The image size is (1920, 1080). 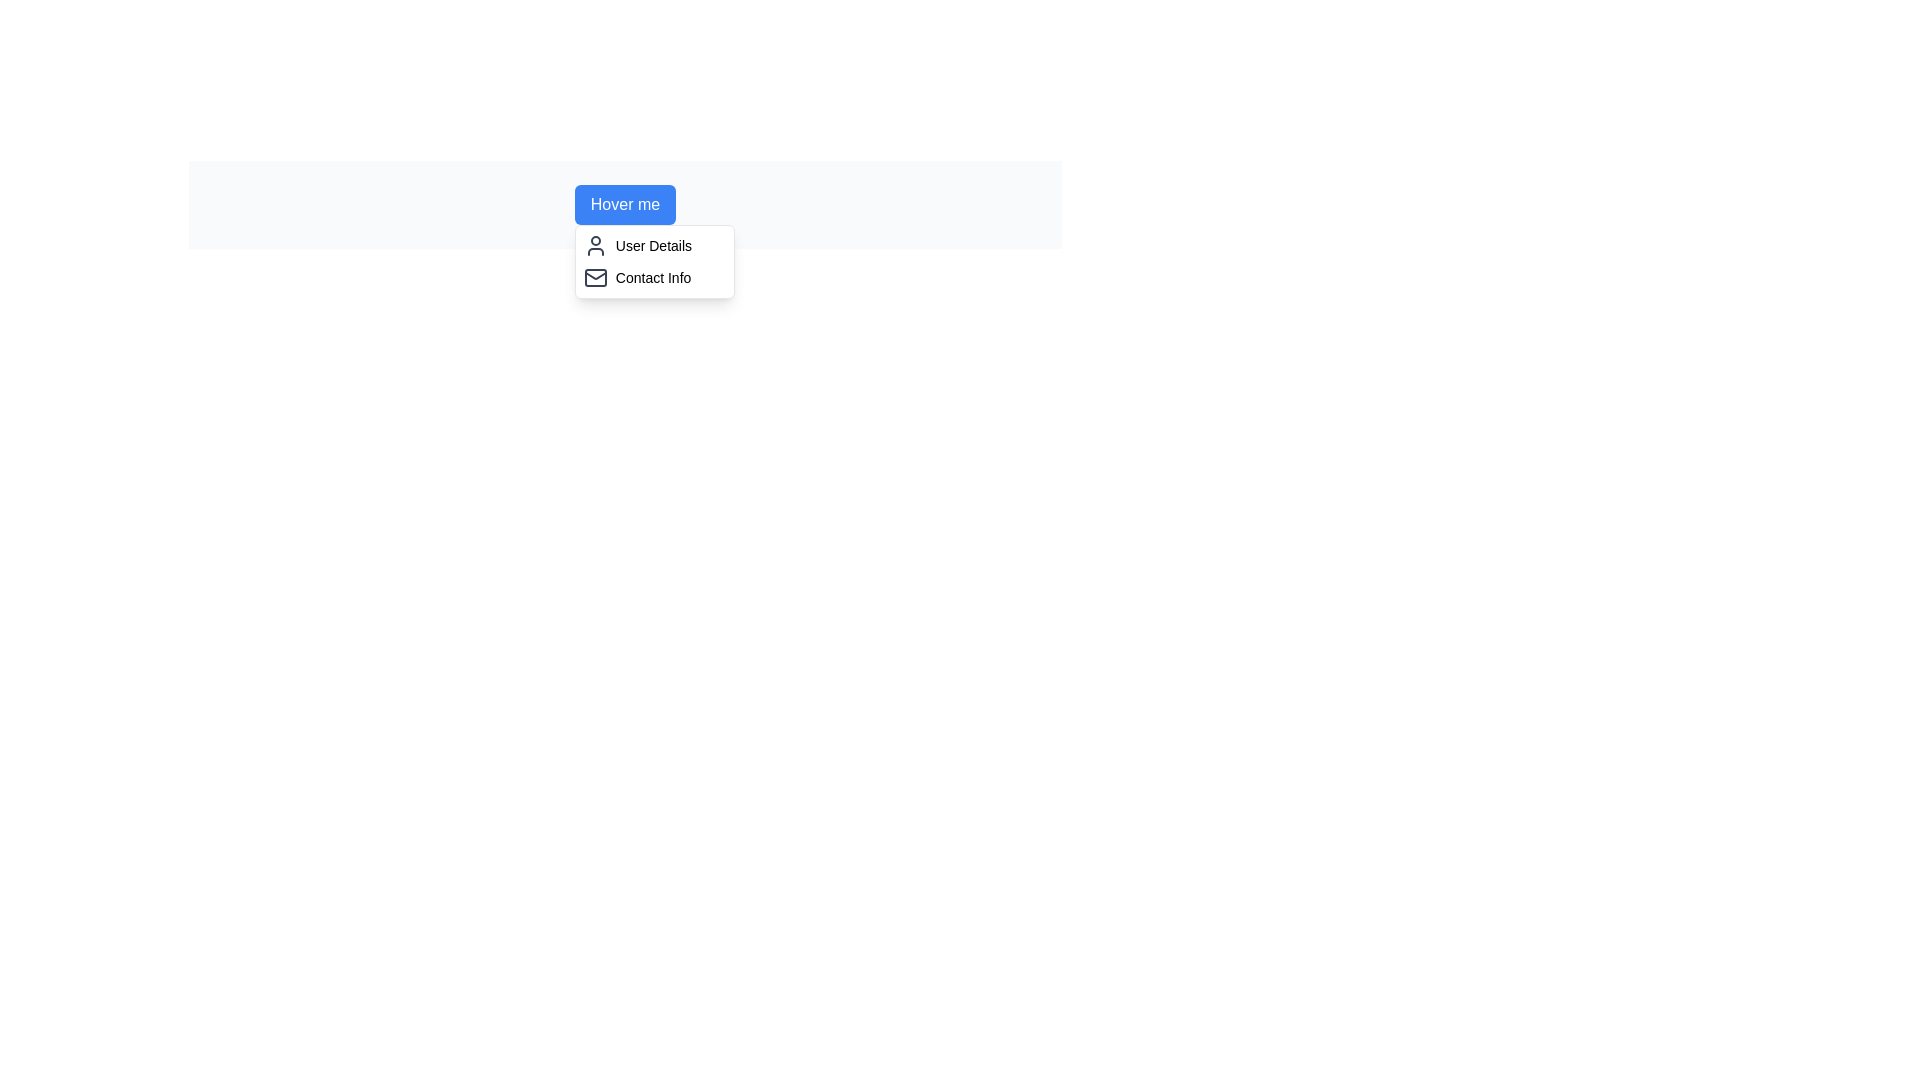 I want to click on the 'Contact Info' text label, which is the second item in a vertical list within a small context menu, so click(x=653, y=277).